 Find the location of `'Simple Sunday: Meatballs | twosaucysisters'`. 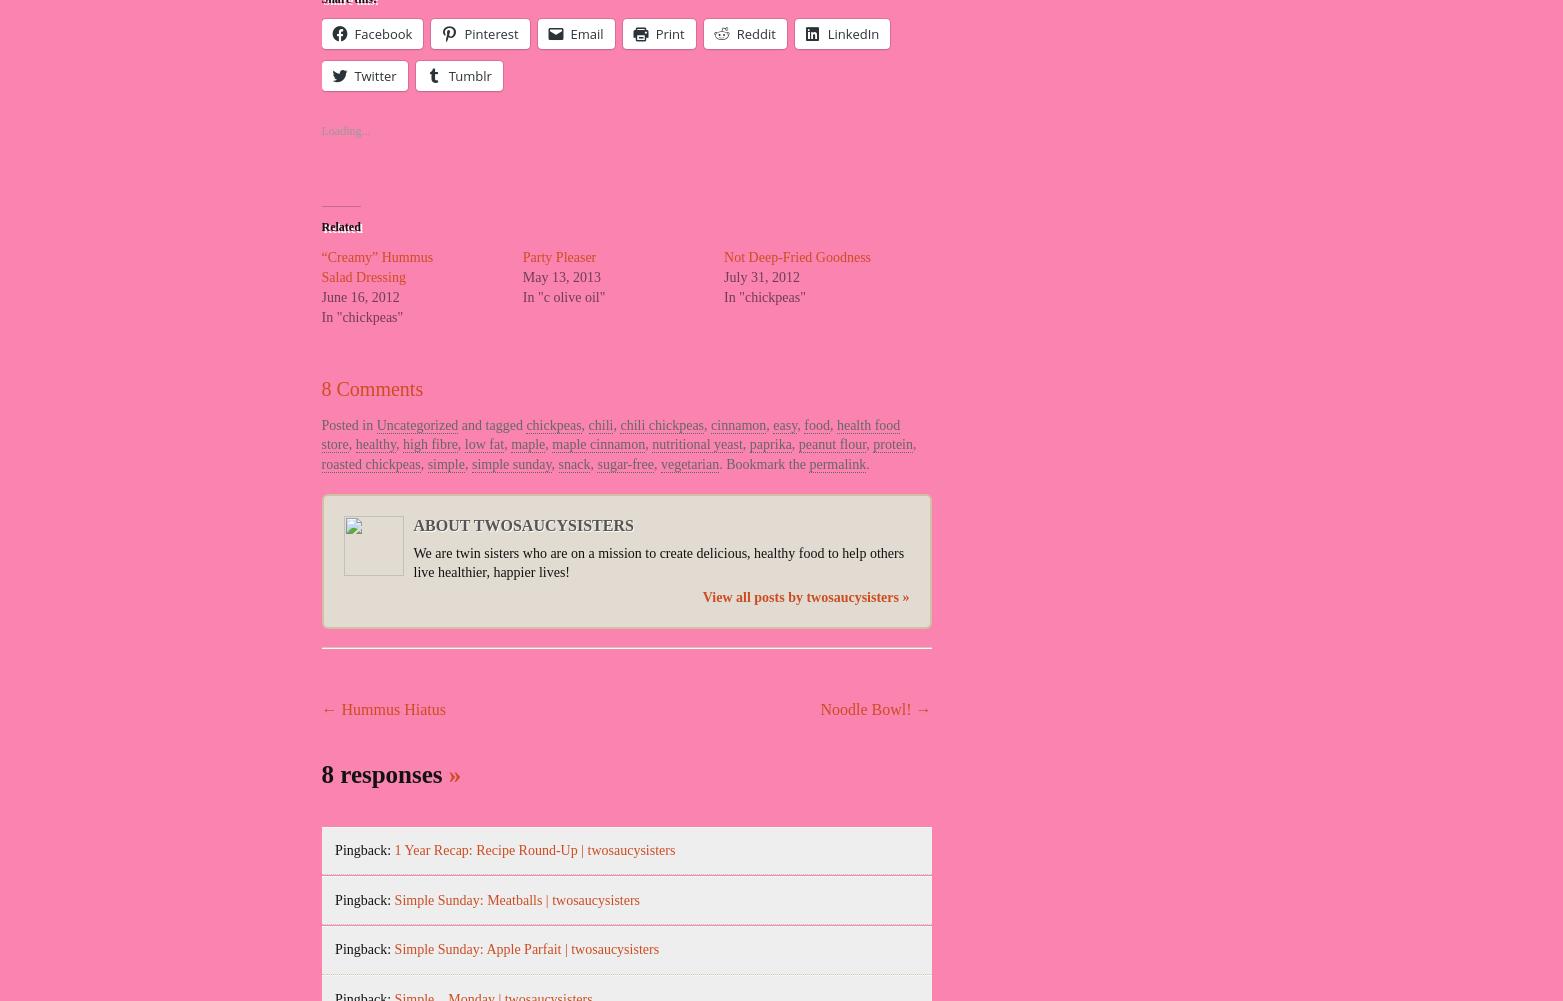

'Simple Sunday: Meatballs | twosaucysisters' is located at coordinates (516, 899).